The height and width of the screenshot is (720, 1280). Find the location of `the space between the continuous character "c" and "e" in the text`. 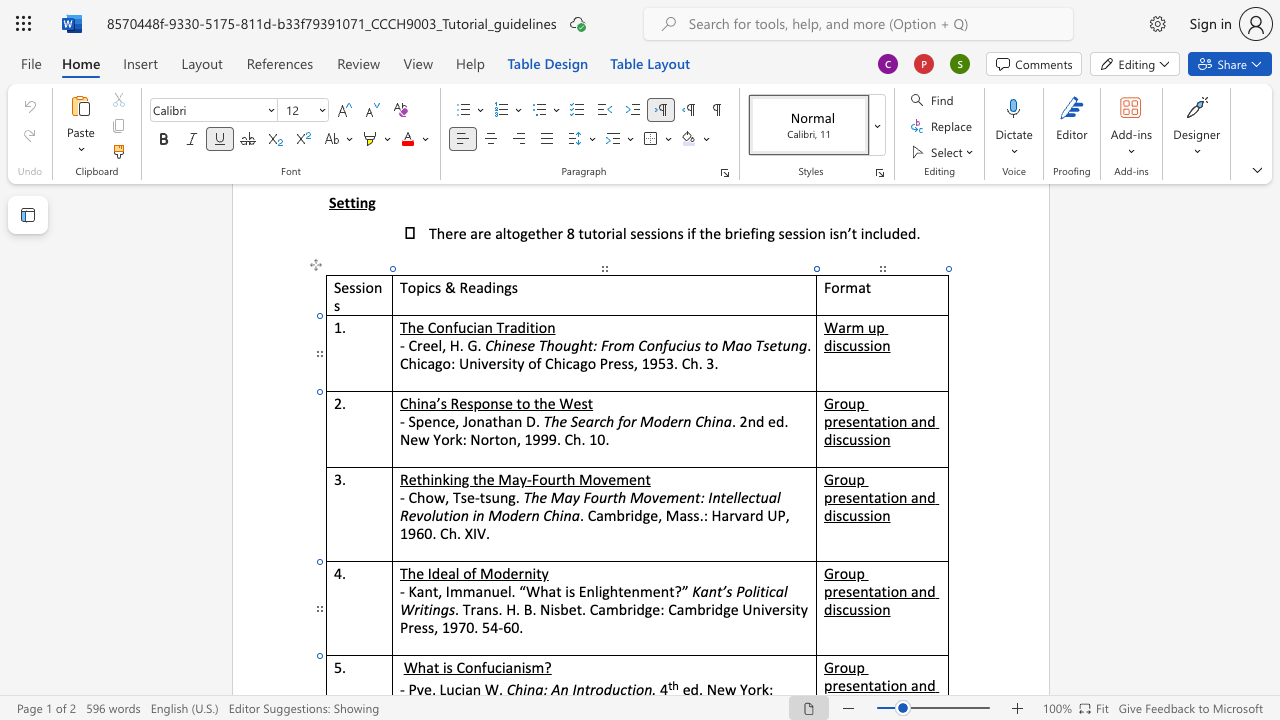

the space between the continuous character "c" and "e" in the text is located at coordinates (446, 420).